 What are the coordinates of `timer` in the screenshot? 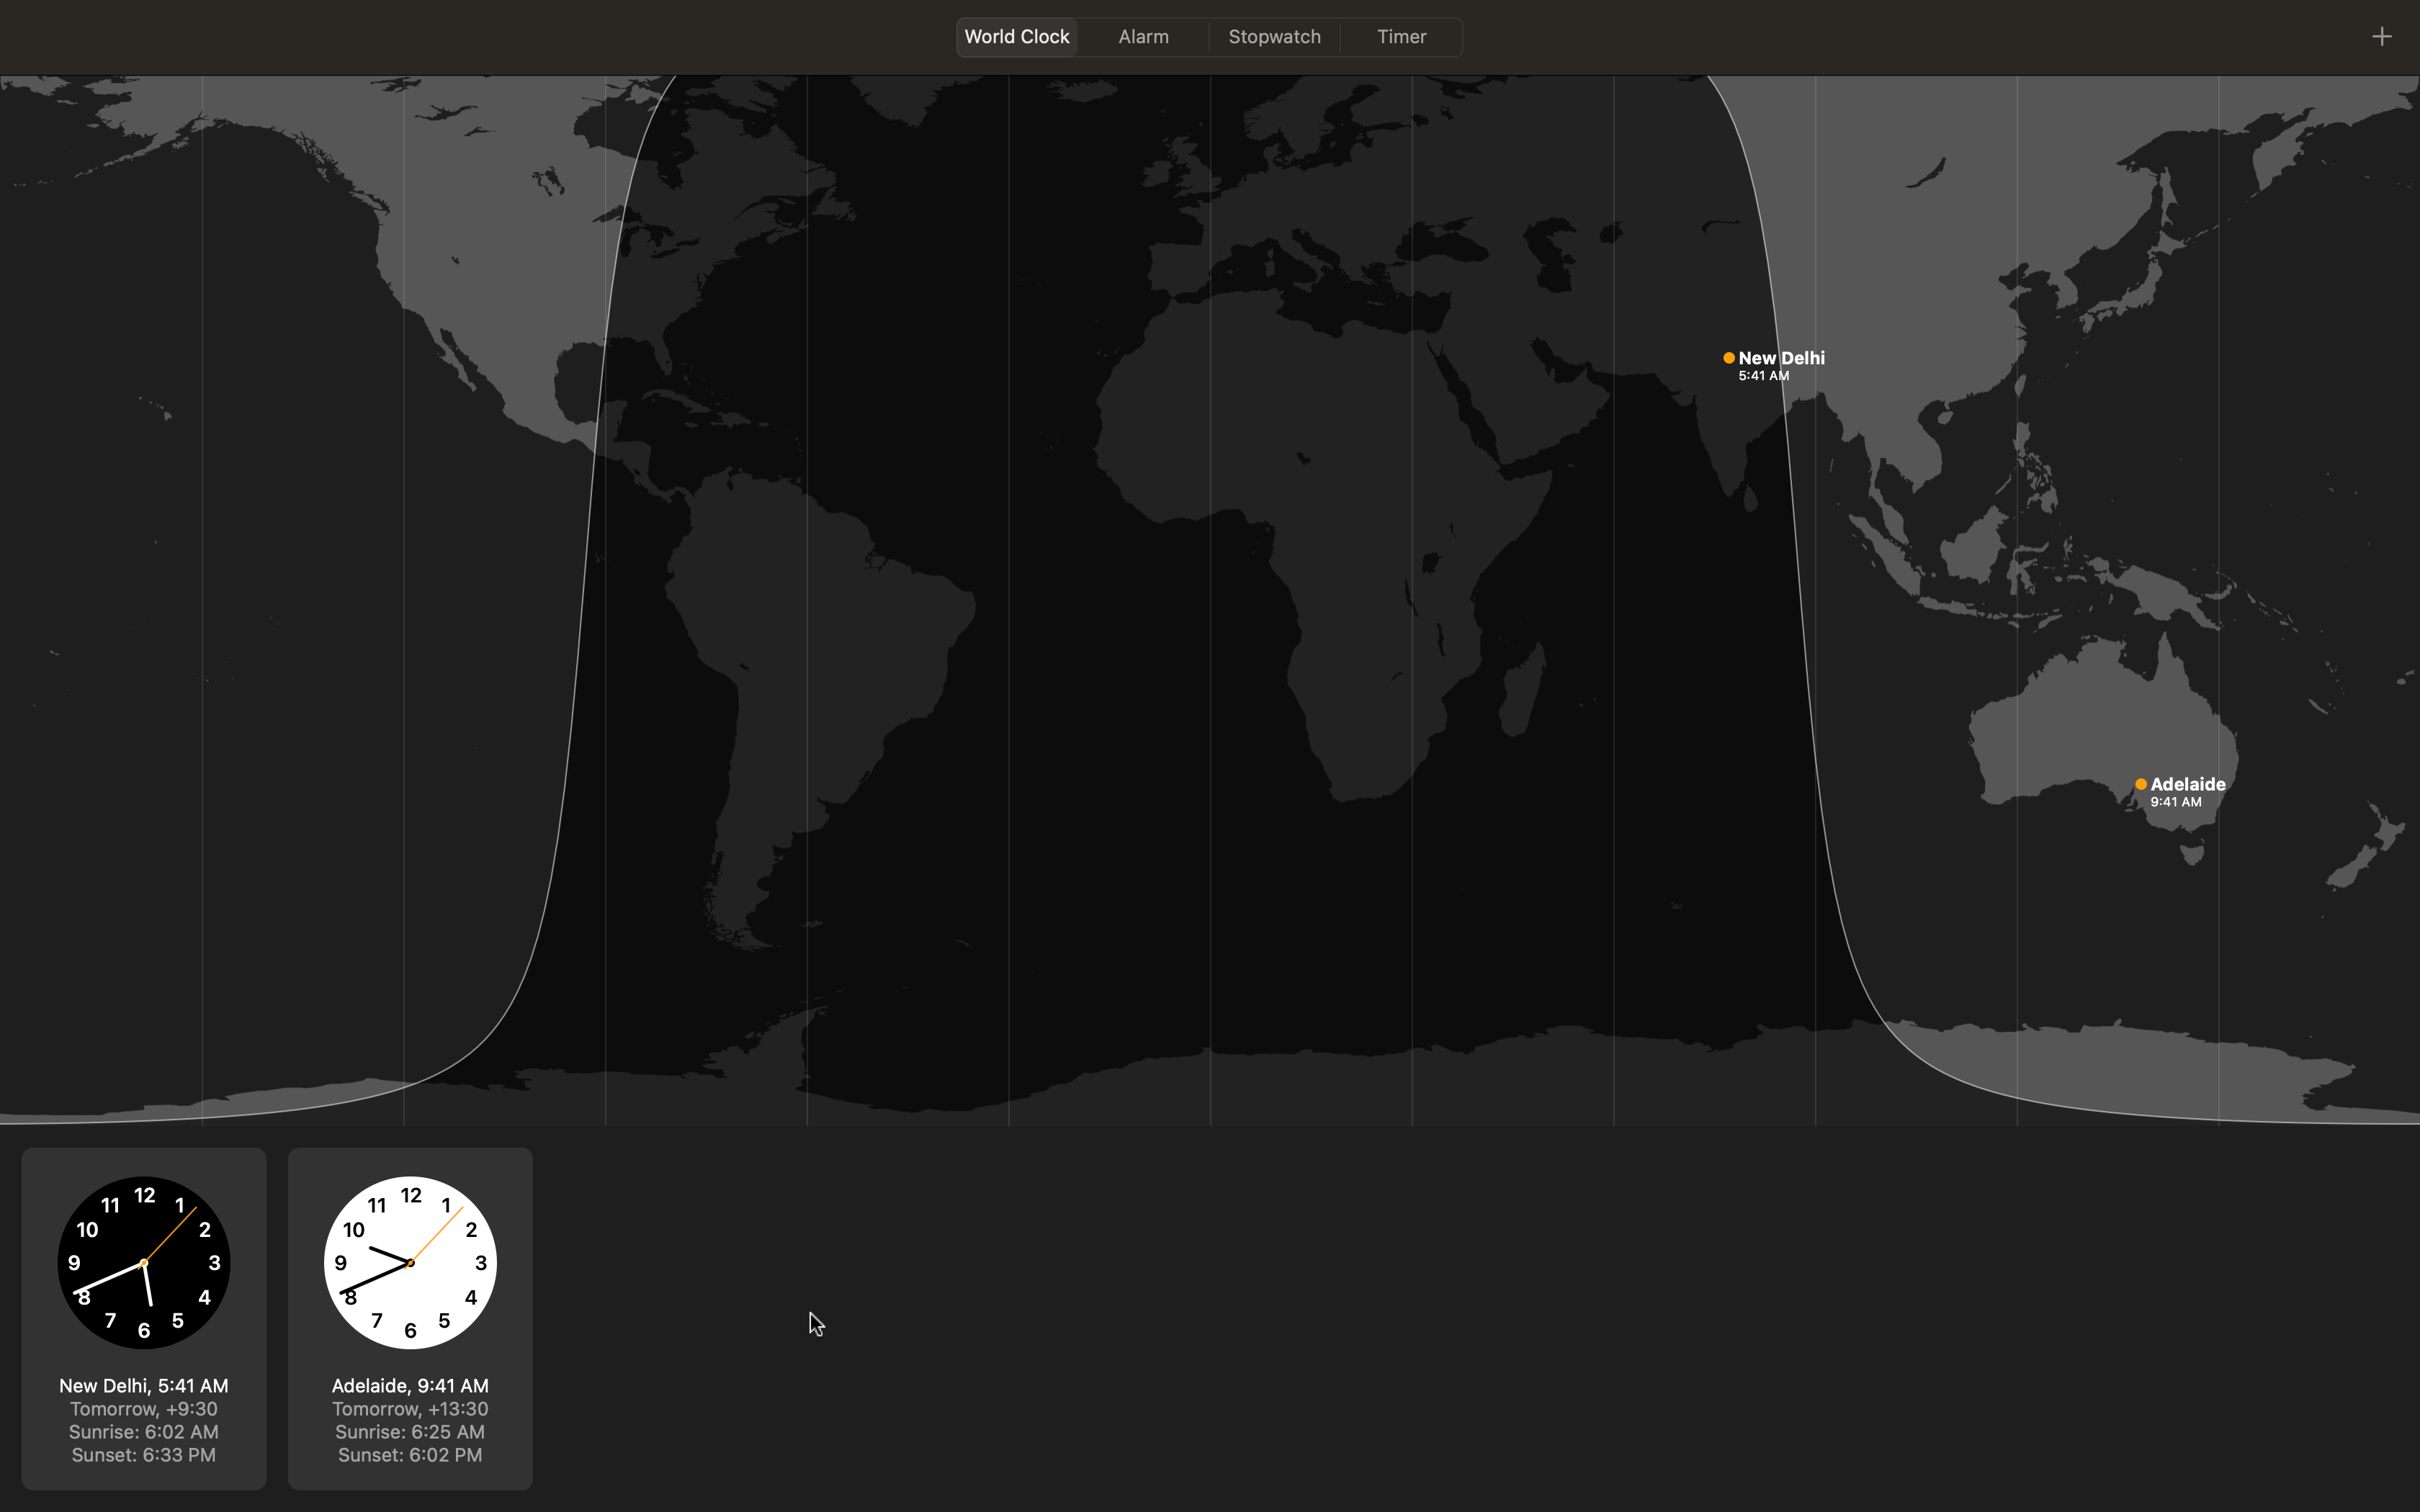 It's located at (1403, 35).